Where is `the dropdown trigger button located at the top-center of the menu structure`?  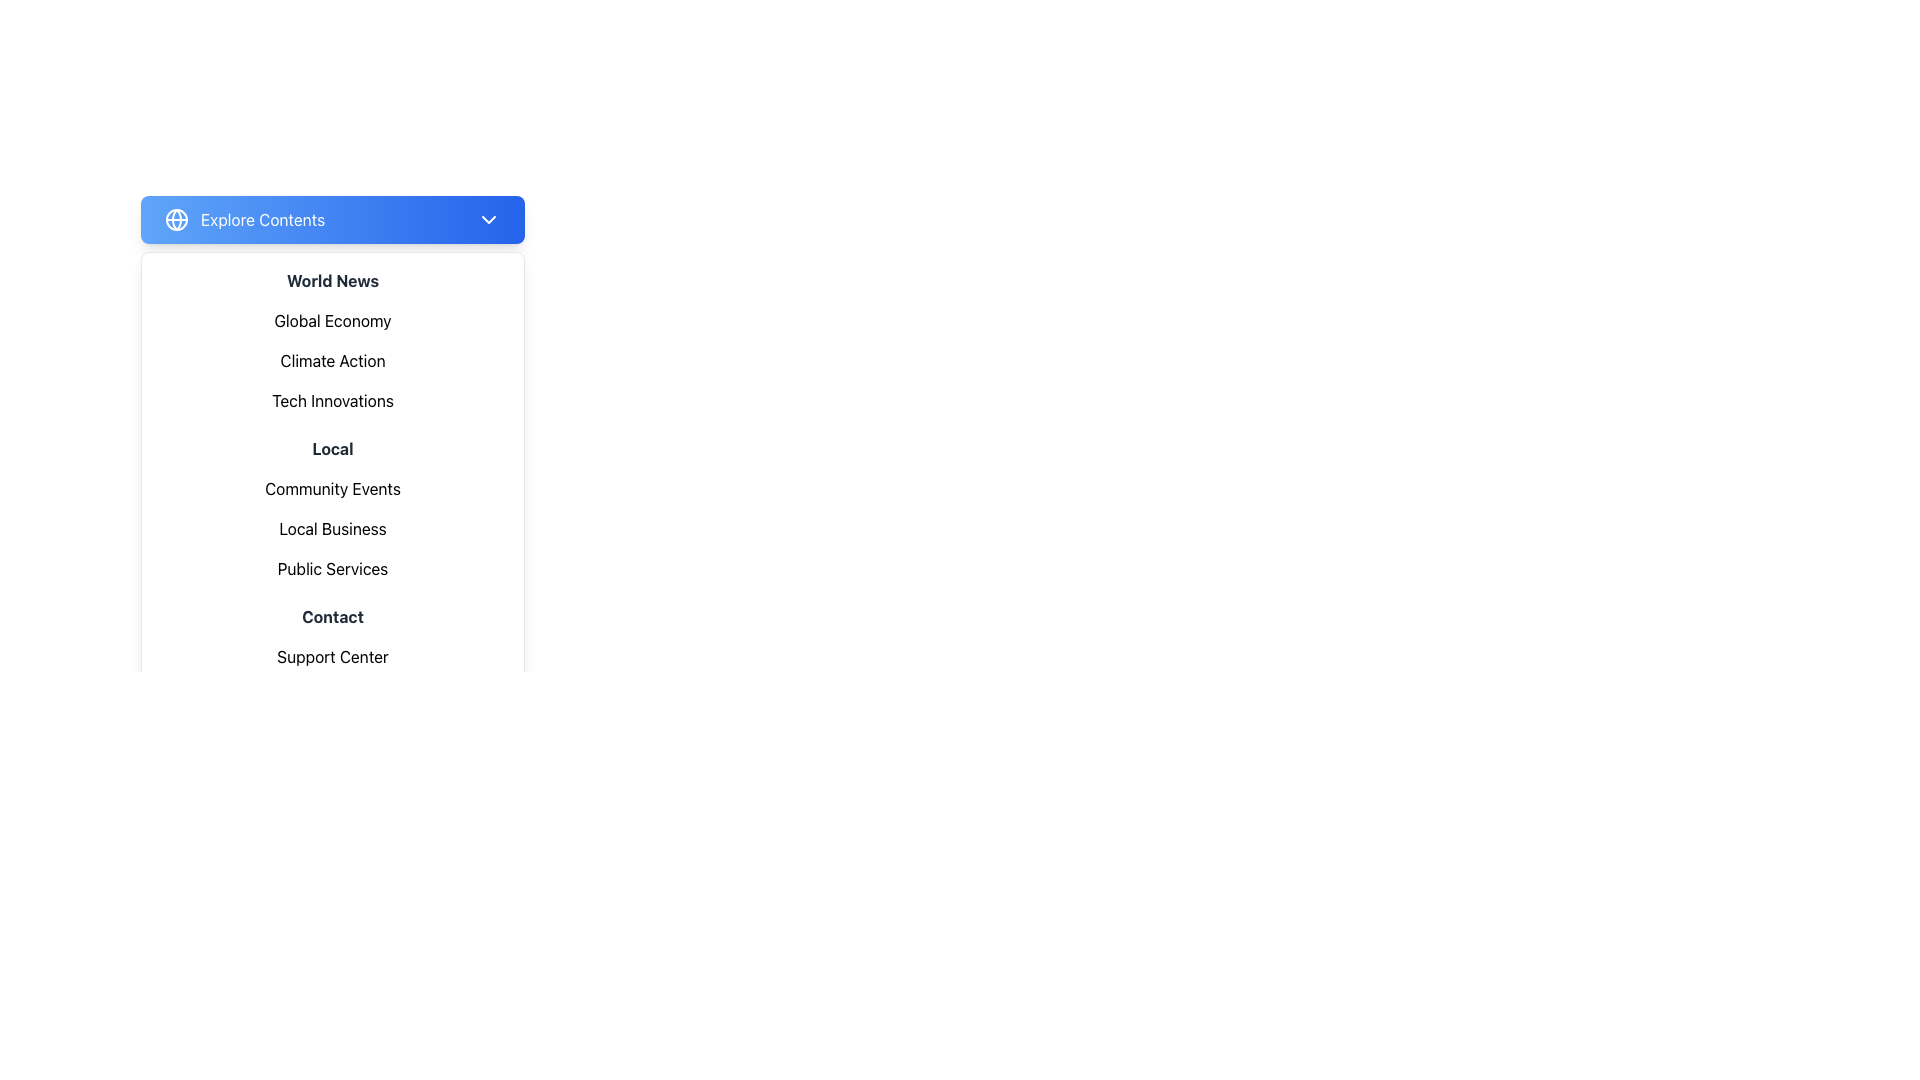
the dropdown trigger button located at the top-center of the menu structure is located at coordinates (332, 219).